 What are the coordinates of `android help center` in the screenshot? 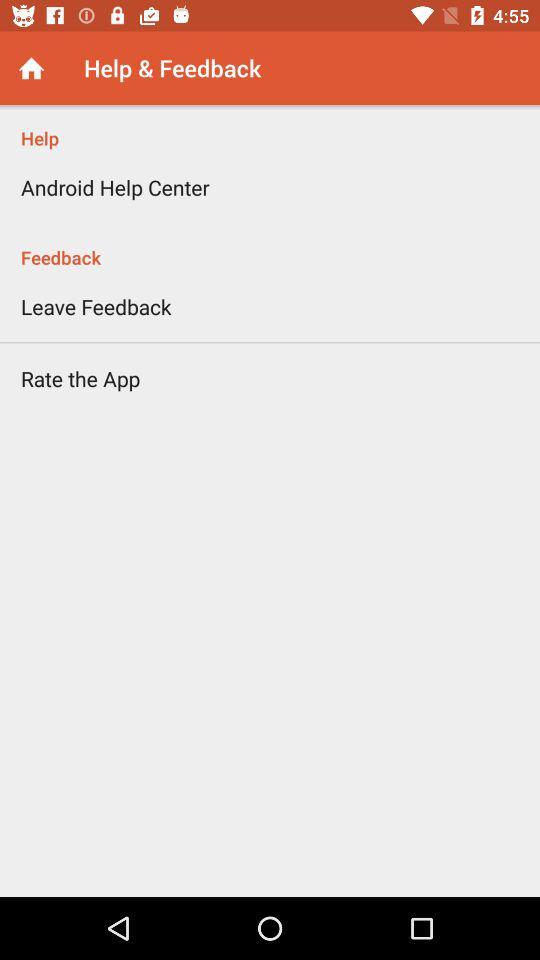 It's located at (115, 187).